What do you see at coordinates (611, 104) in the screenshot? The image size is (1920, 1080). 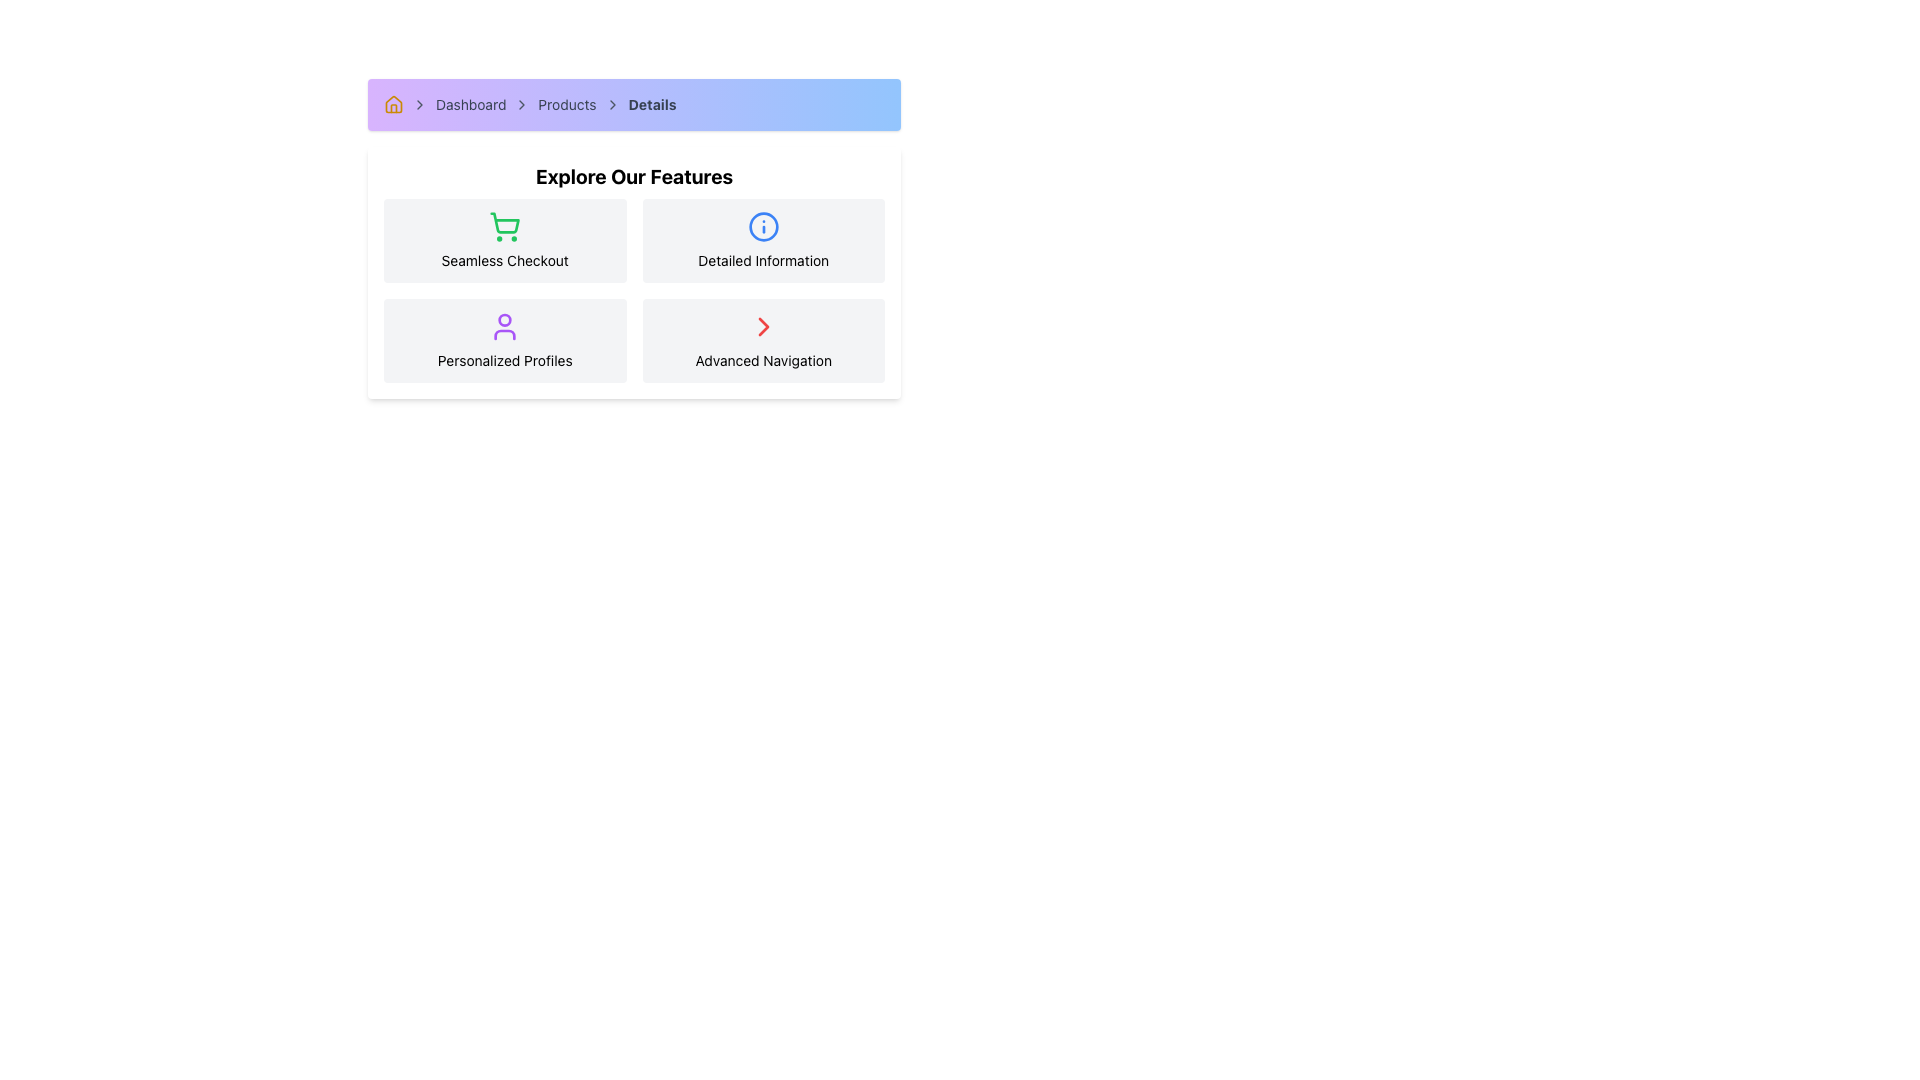 I see `the small gray arrow icon pointing to the right in the breadcrumb navigation bar, which is the fourth icon between 'Products' and 'Details'` at bounding box center [611, 104].